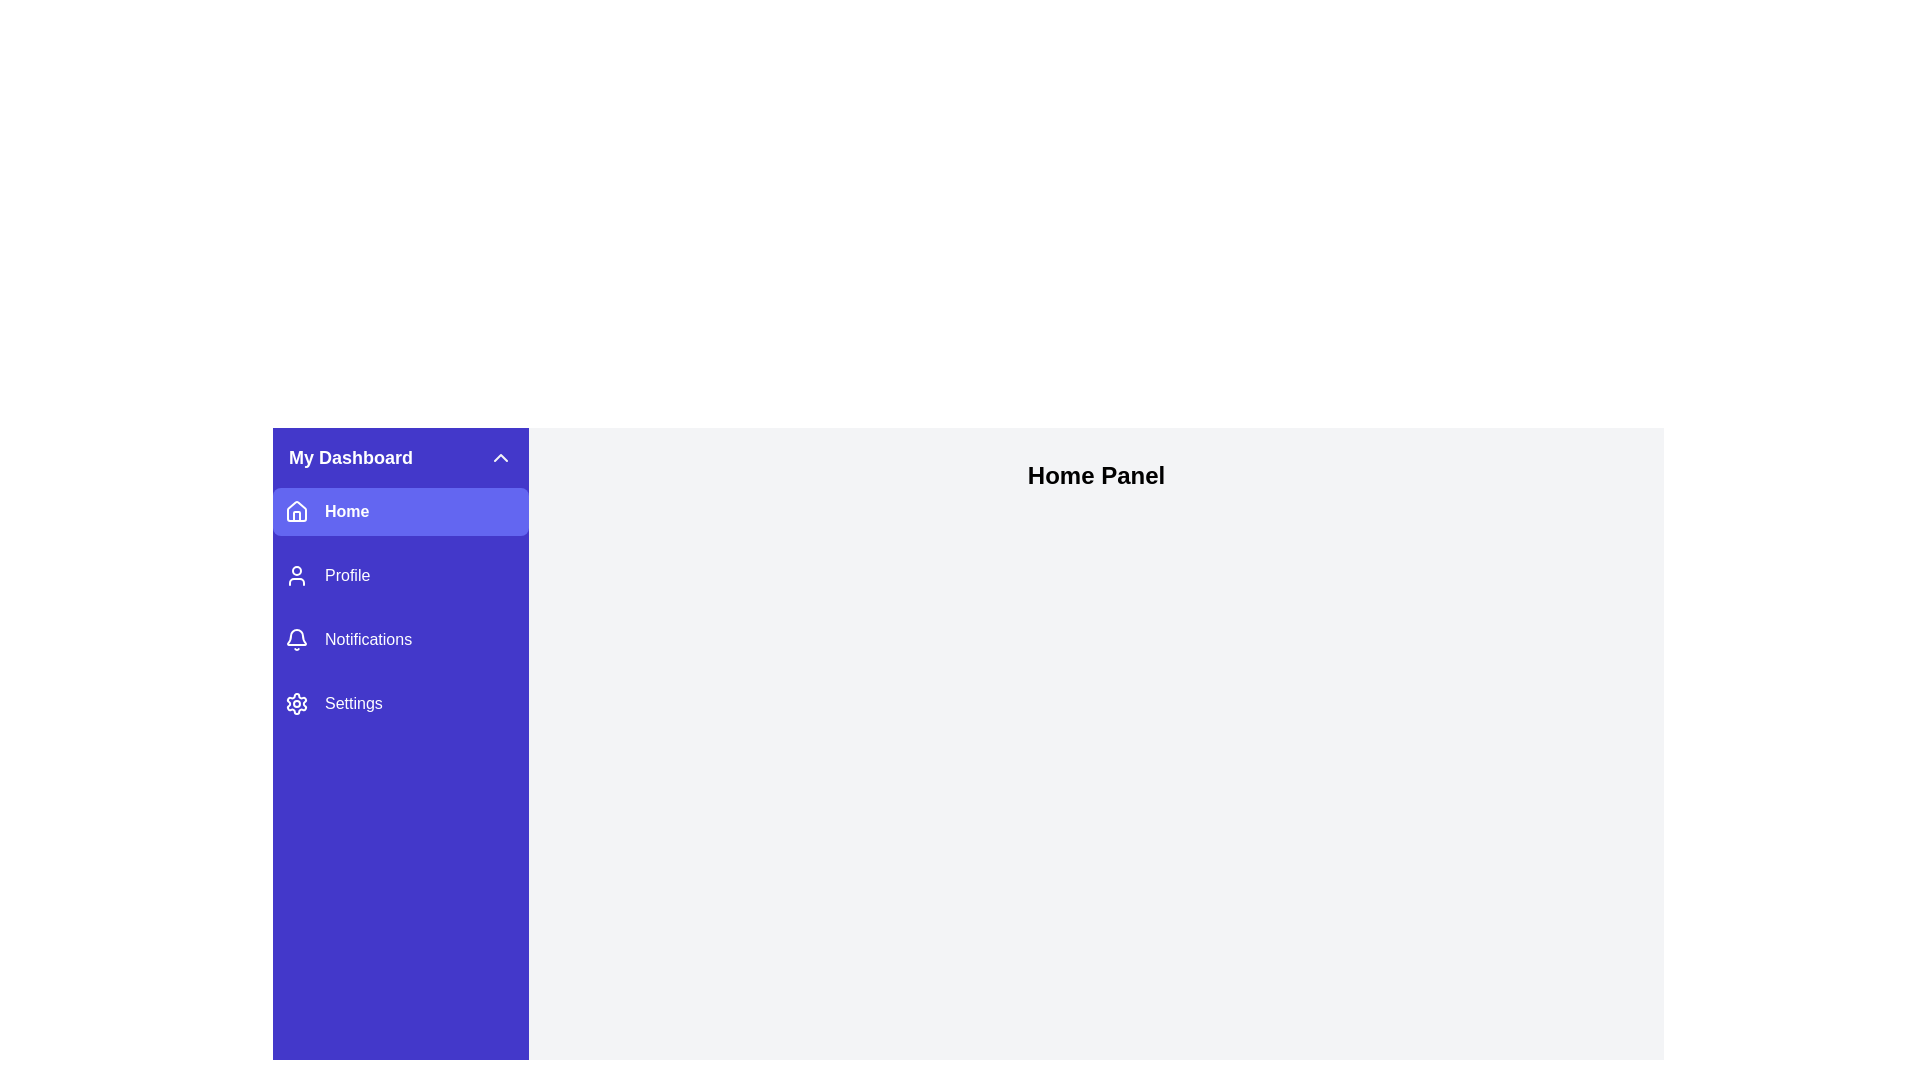  I want to click on inner vertical rectangle of the house icon, which represents the door part of the house icon located in the 'My Dashboard' section, so click(296, 515).